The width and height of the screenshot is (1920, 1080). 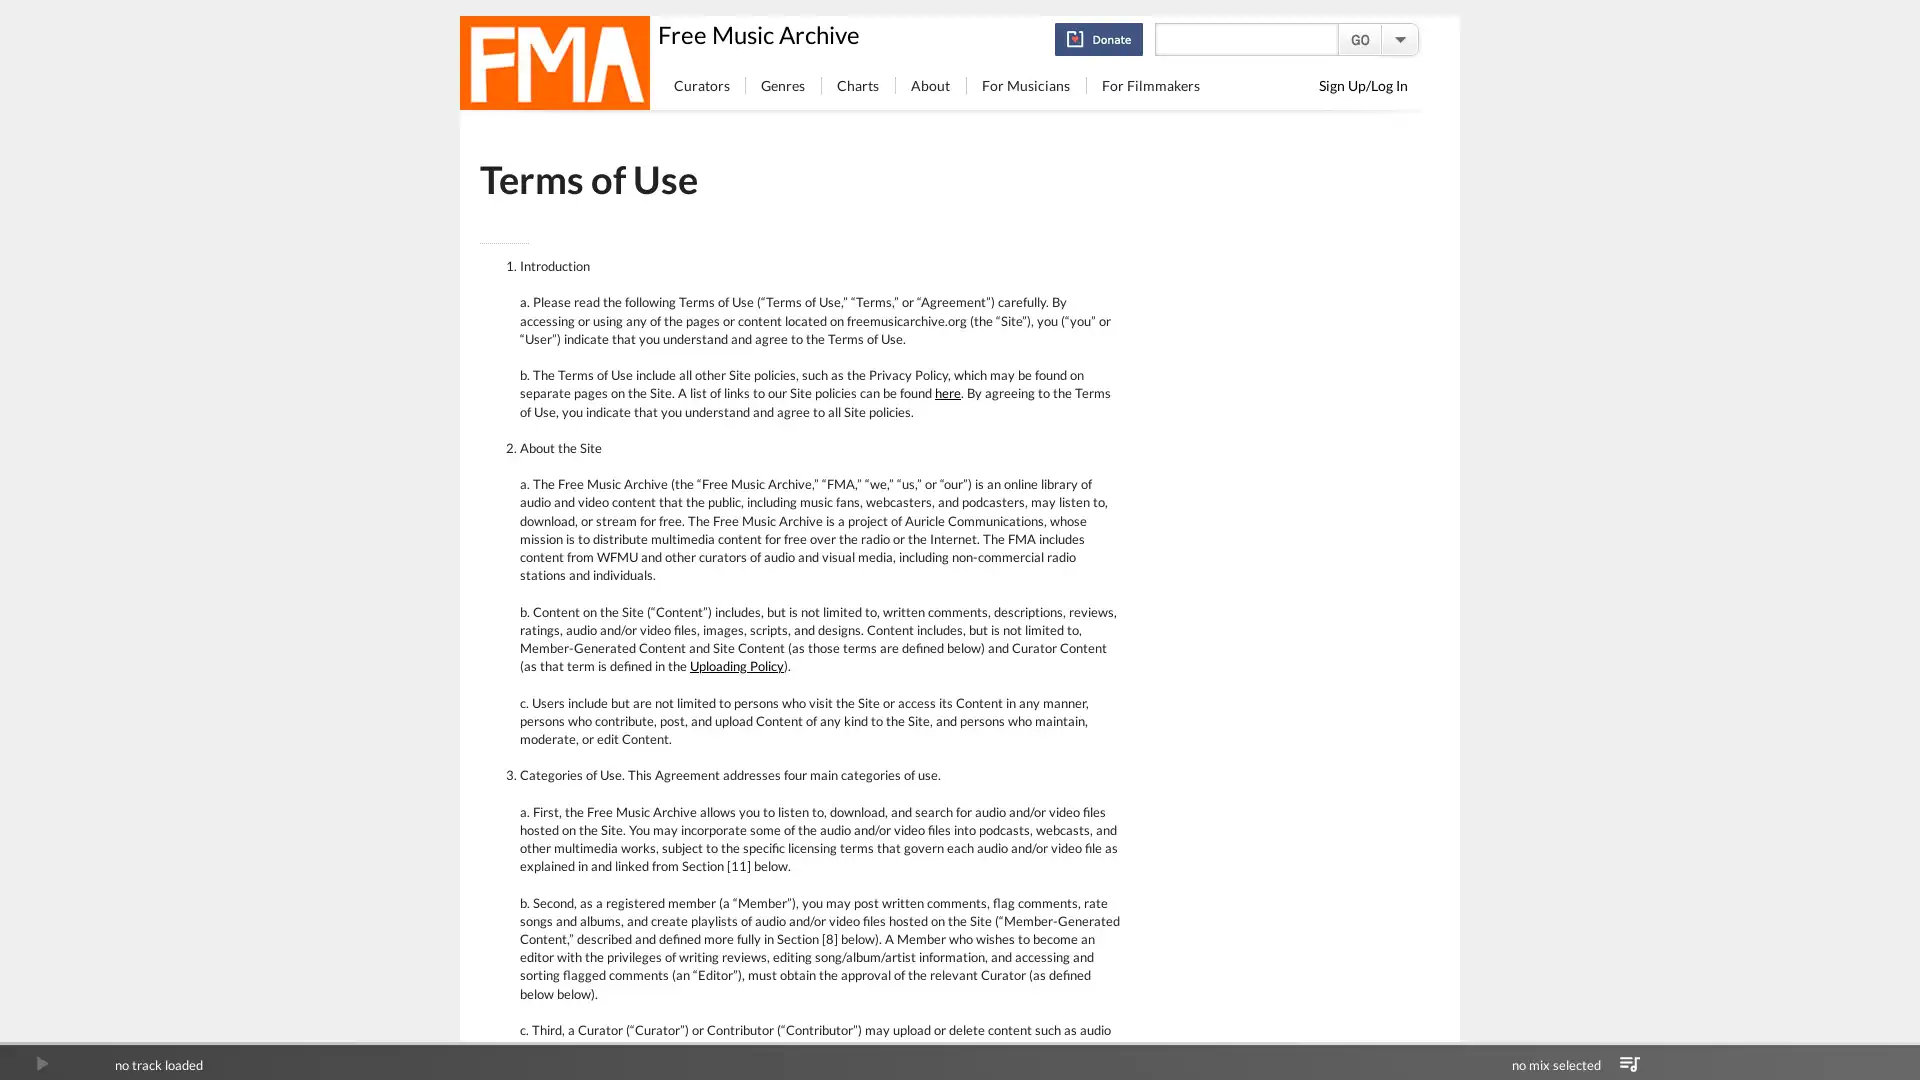 What do you see at coordinates (1629, 1063) in the screenshot?
I see `select mix` at bounding box center [1629, 1063].